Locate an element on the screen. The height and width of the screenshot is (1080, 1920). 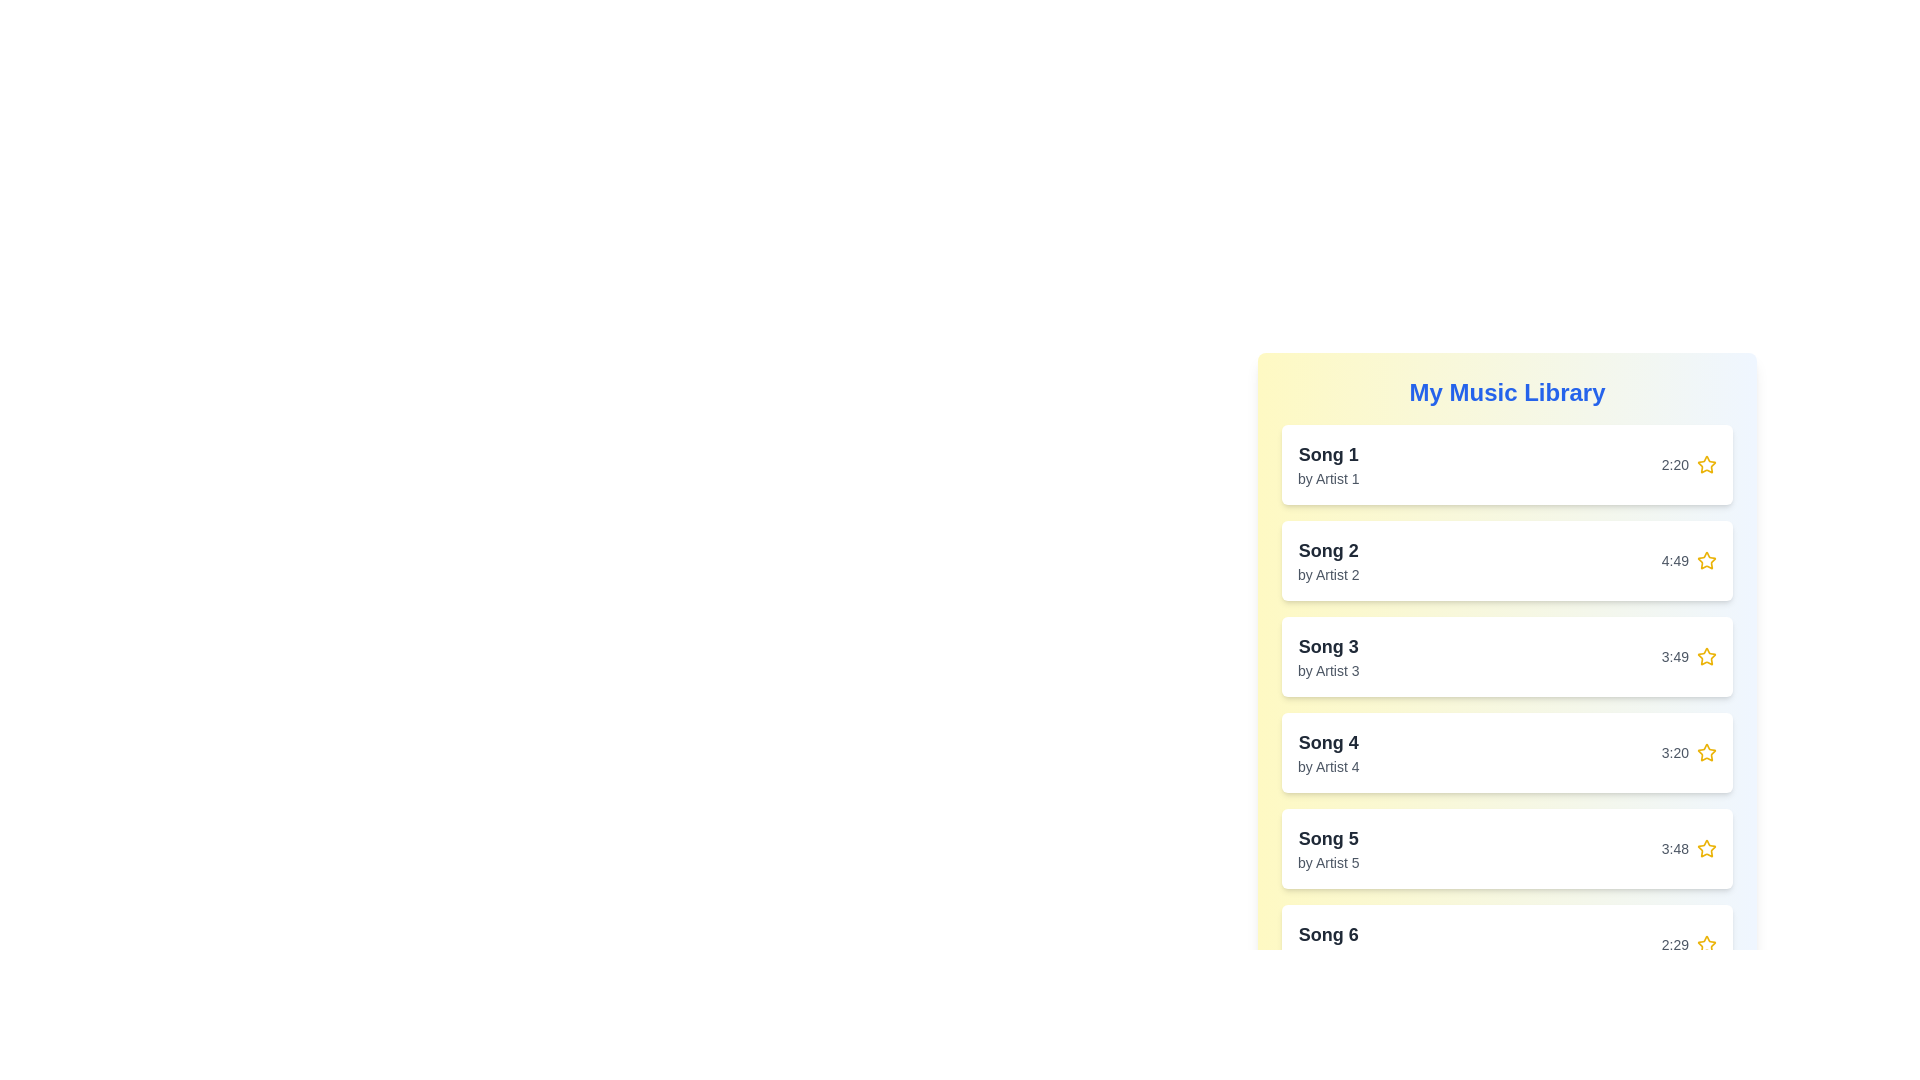
the static text label displaying 'by Artist 5' located below the title 'Song 5' in the 'My Music Library' panel is located at coordinates (1328, 862).